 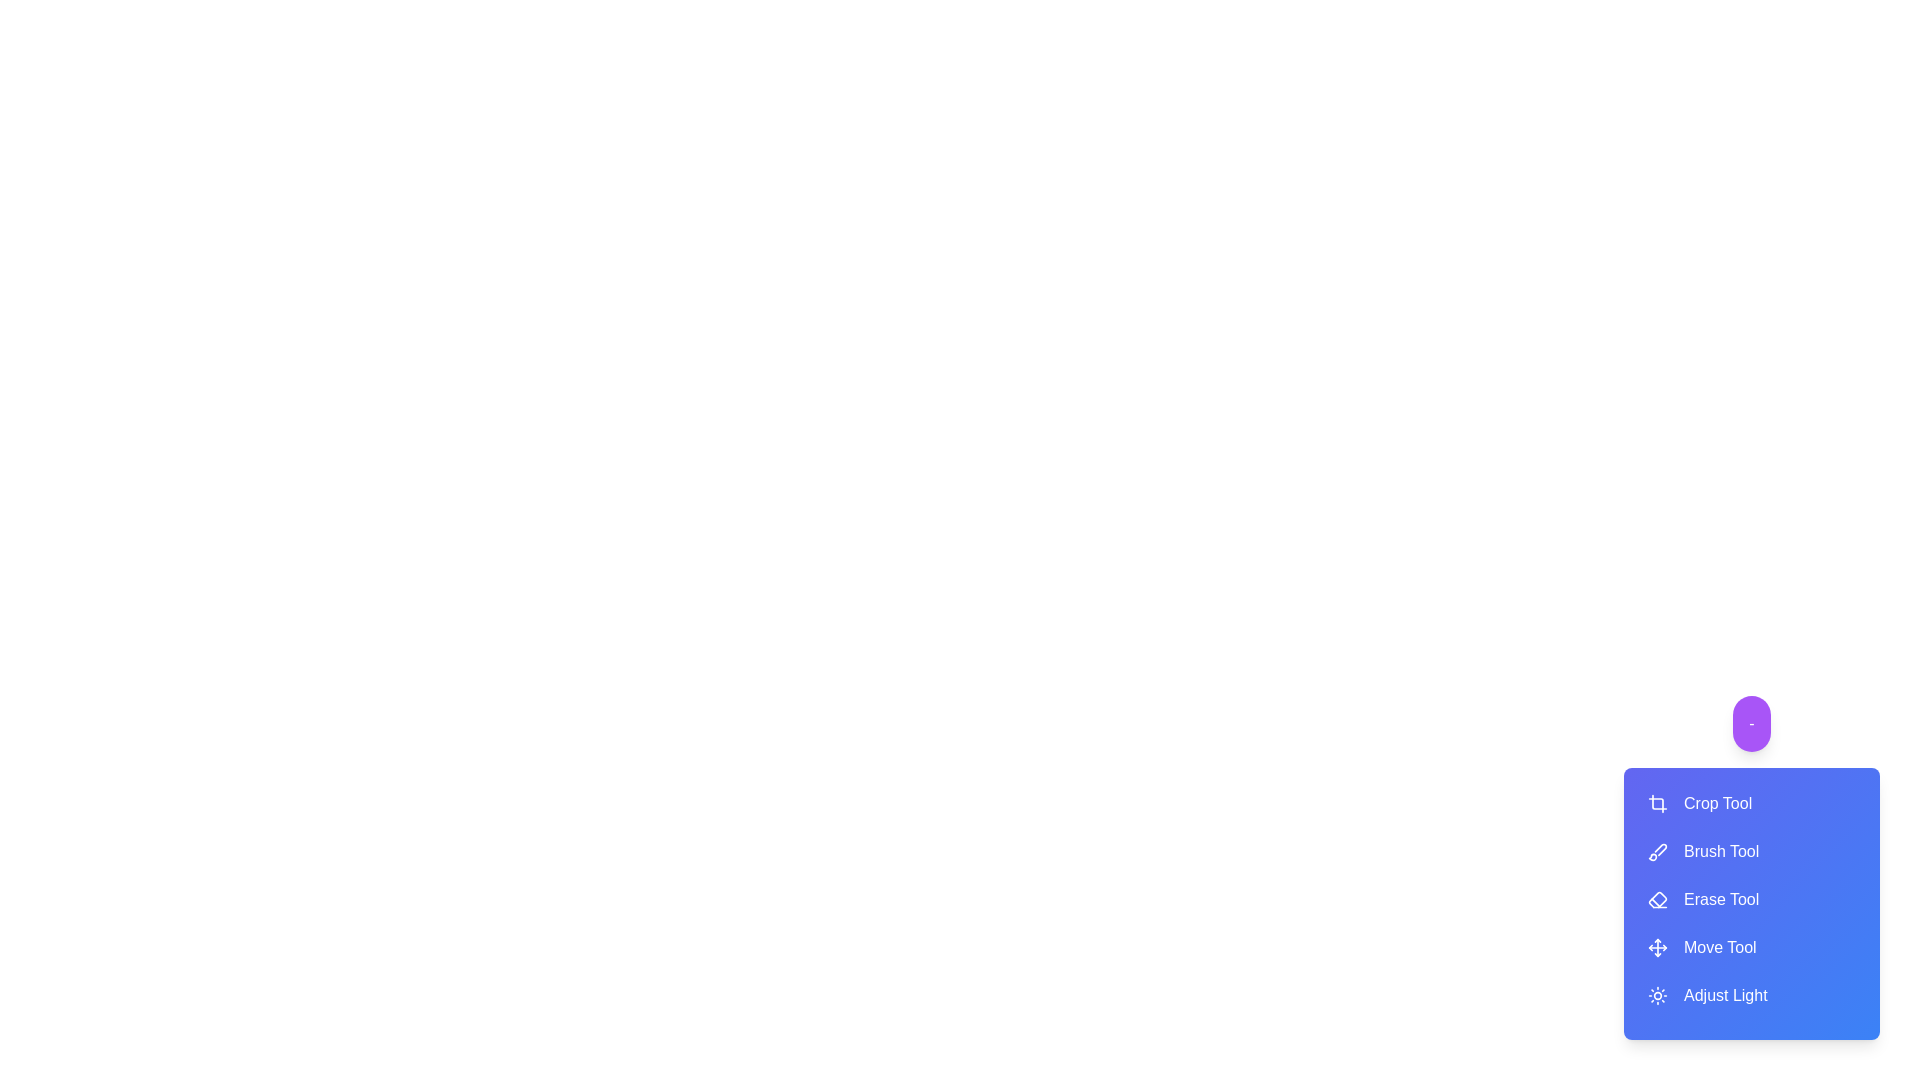 I want to click on the moving tool icon, which is depicted as a white arrow pointing in four directions, located to the left of the 'Move Tool' text in the bottom-right section of the interface, so click(x=1657, y=947).